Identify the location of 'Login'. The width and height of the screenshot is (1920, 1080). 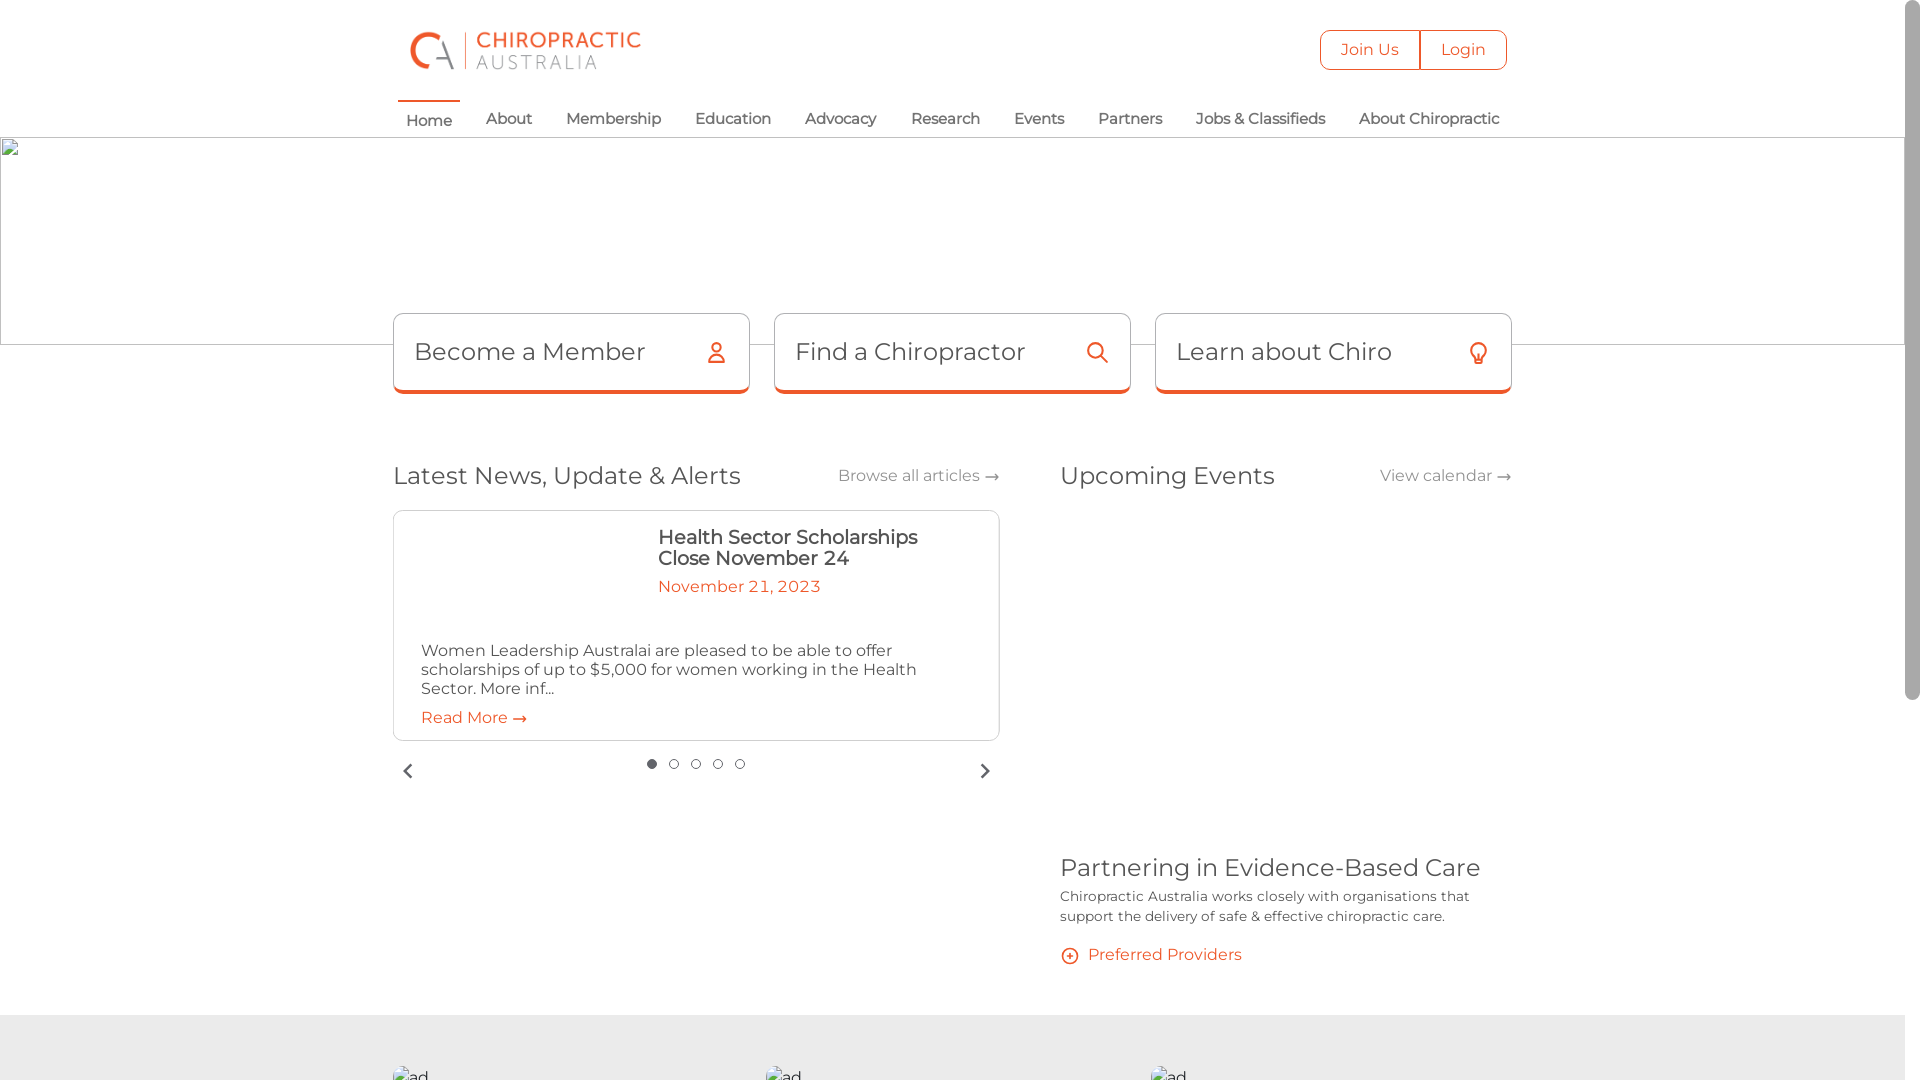
(1463, 49).